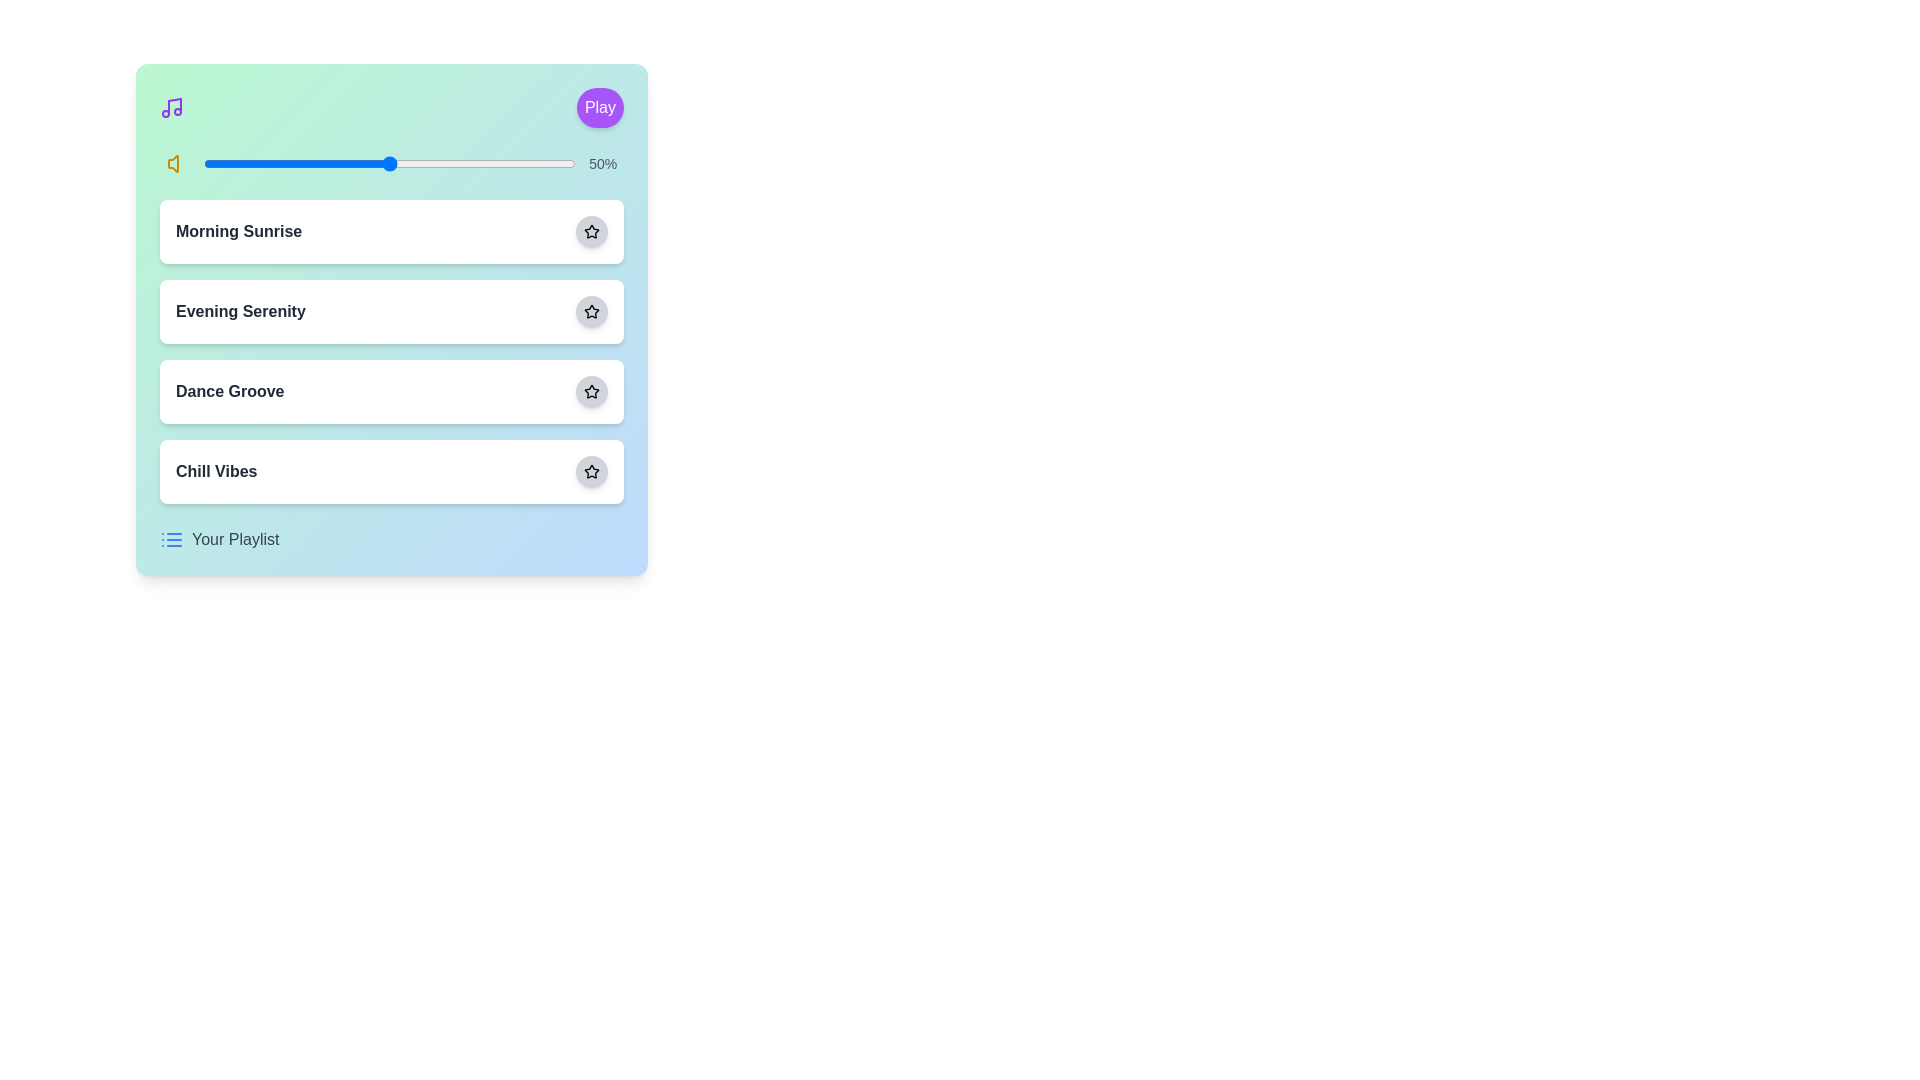  Describe the element at coordinates (235, 540) in the screenshot. I see `the Text Label that indicates the contents or purpose of a playlist, located towards the lower left corner of the interface, next to a small list icon` at that location.